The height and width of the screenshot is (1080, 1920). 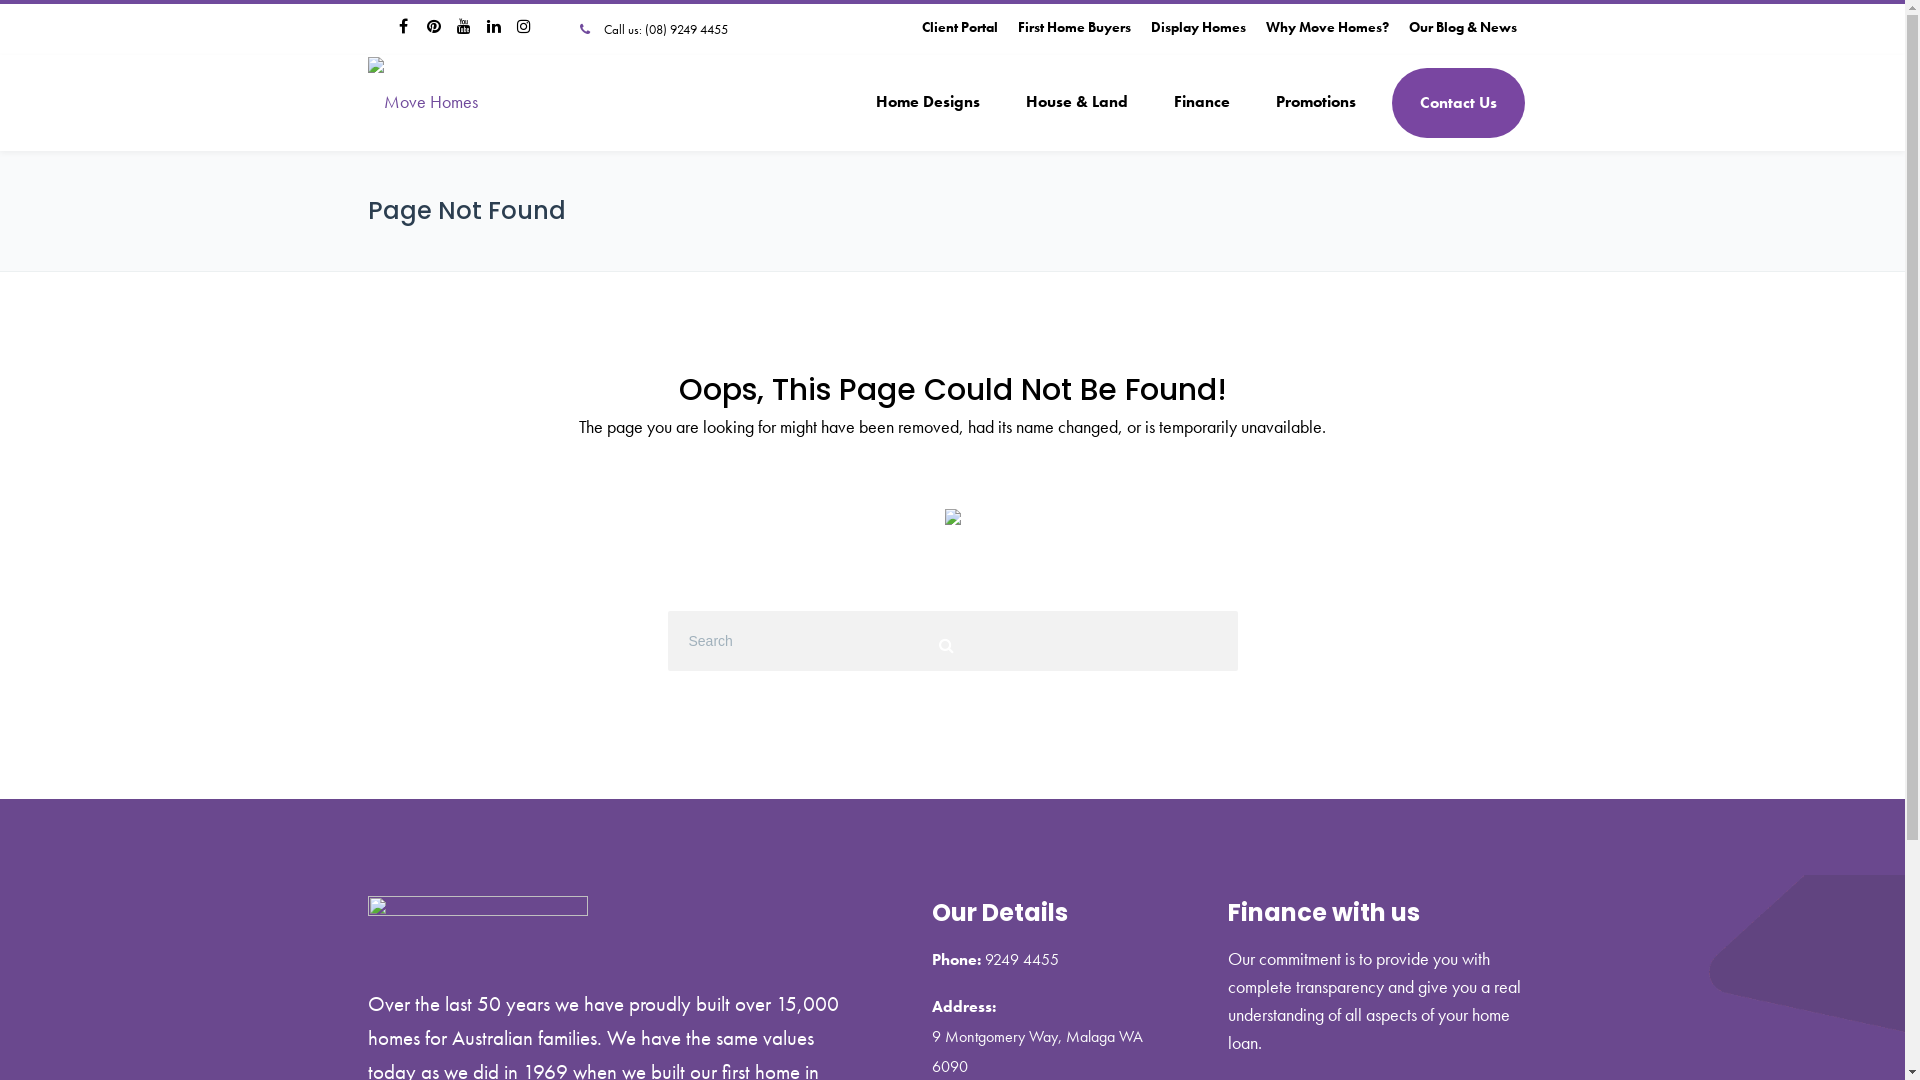 I want to click on 'House & Land', so click(x=1002, y=102).